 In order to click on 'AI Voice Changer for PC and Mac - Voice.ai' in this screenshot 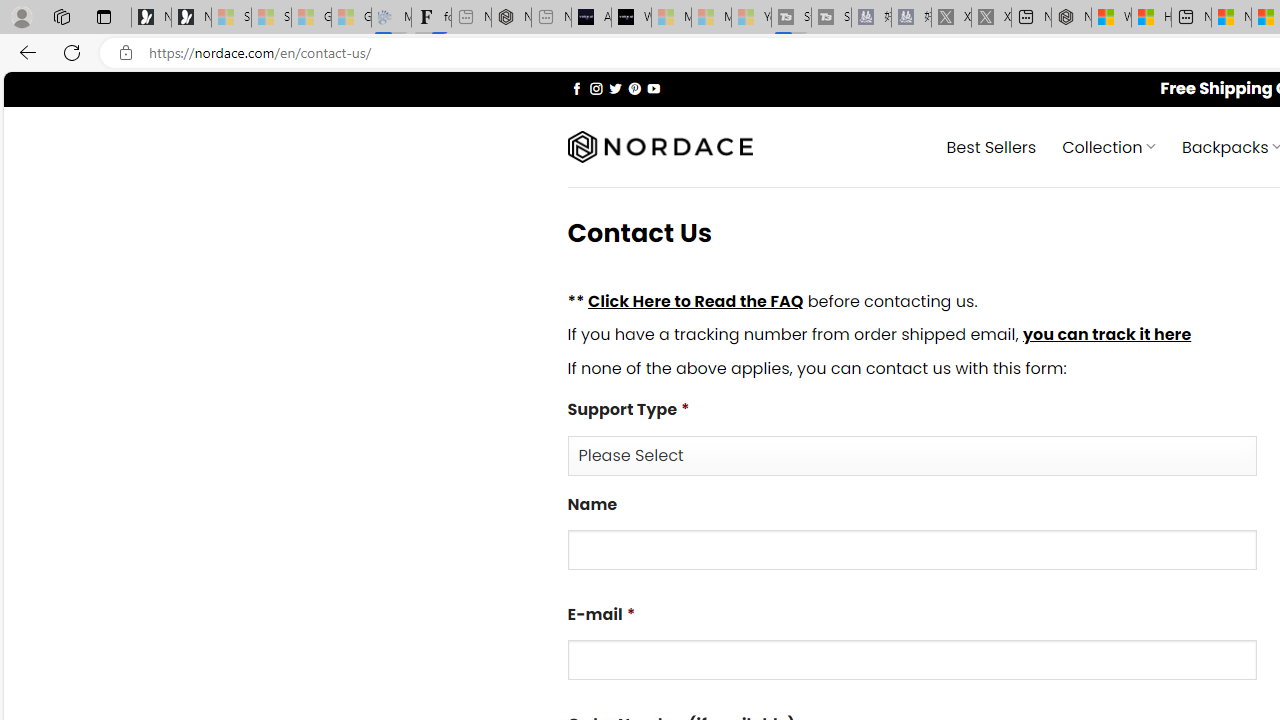, I will do `click(590, 17)`.